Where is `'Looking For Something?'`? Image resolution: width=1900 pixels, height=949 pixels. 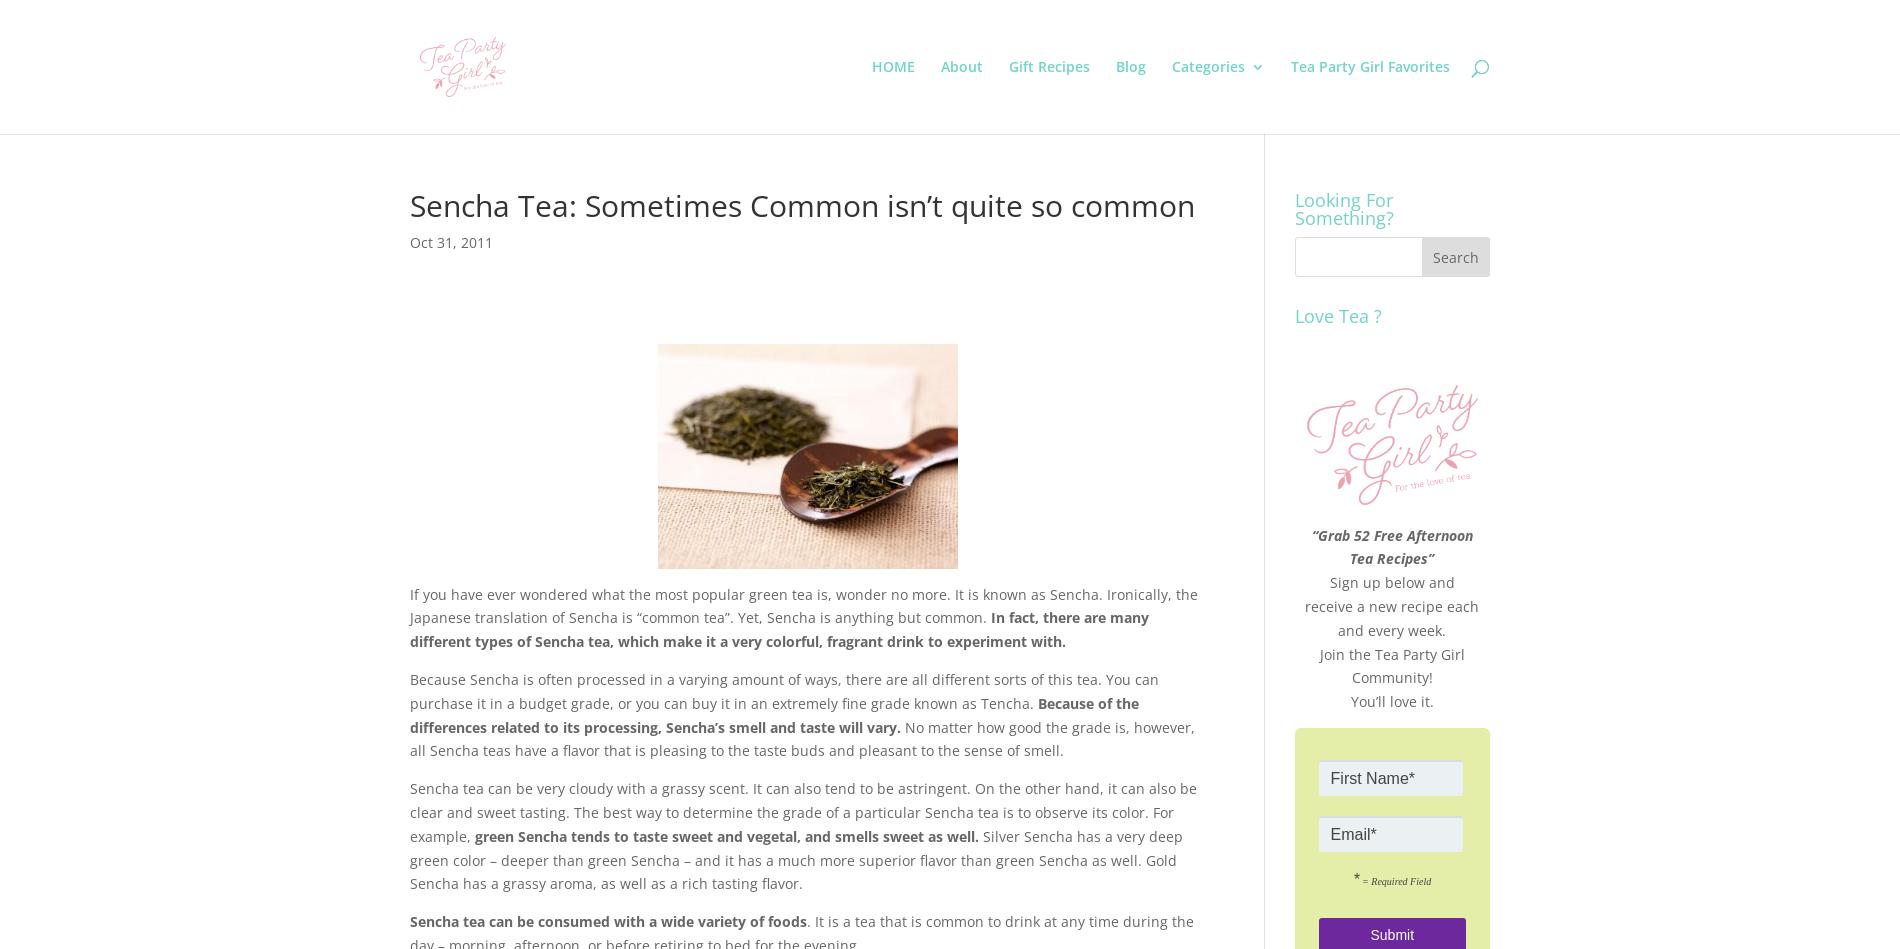 'Looking For Something?' is located at coordinates (1342, 207).